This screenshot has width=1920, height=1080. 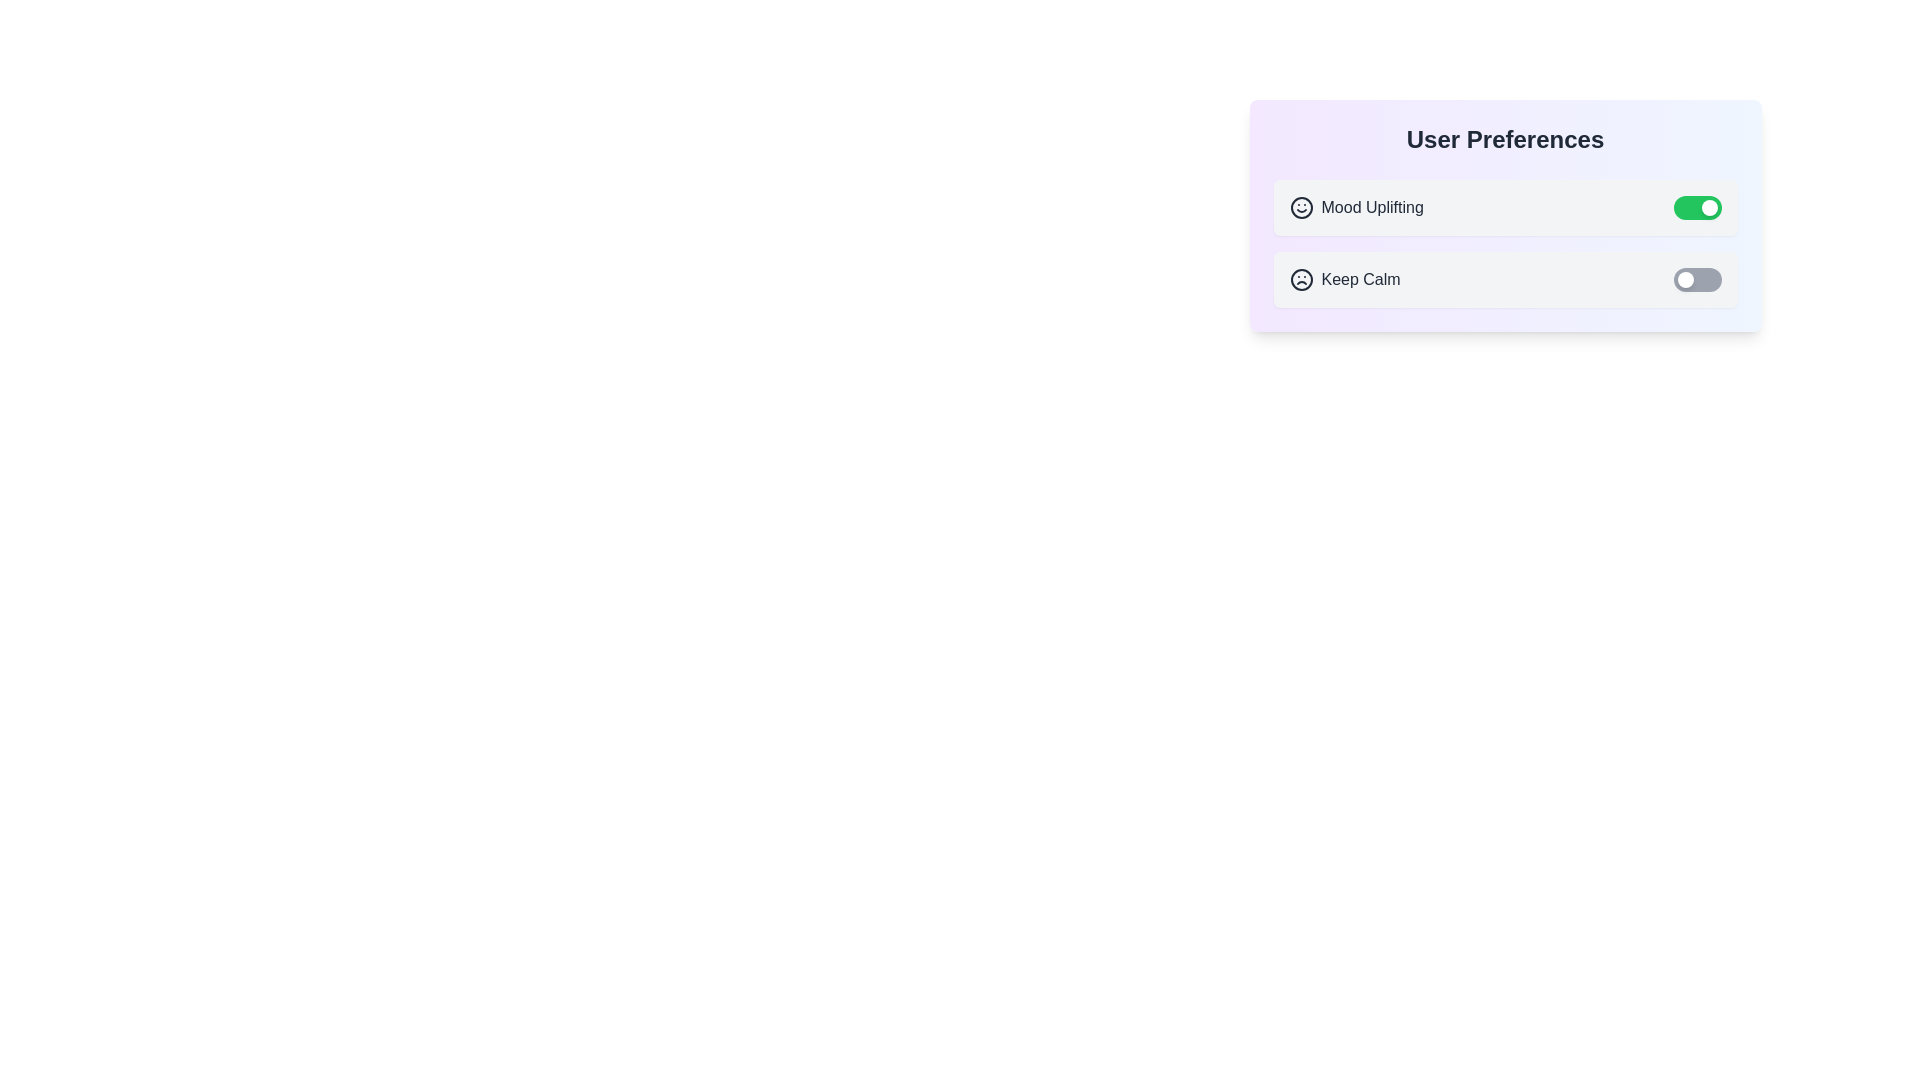 What do you see at coordinates (1708, 208) in the screenshot?
I see `the toggle handle of the 'Mood Uplifting' switch from its current position` at bounding box center [1708, 208].